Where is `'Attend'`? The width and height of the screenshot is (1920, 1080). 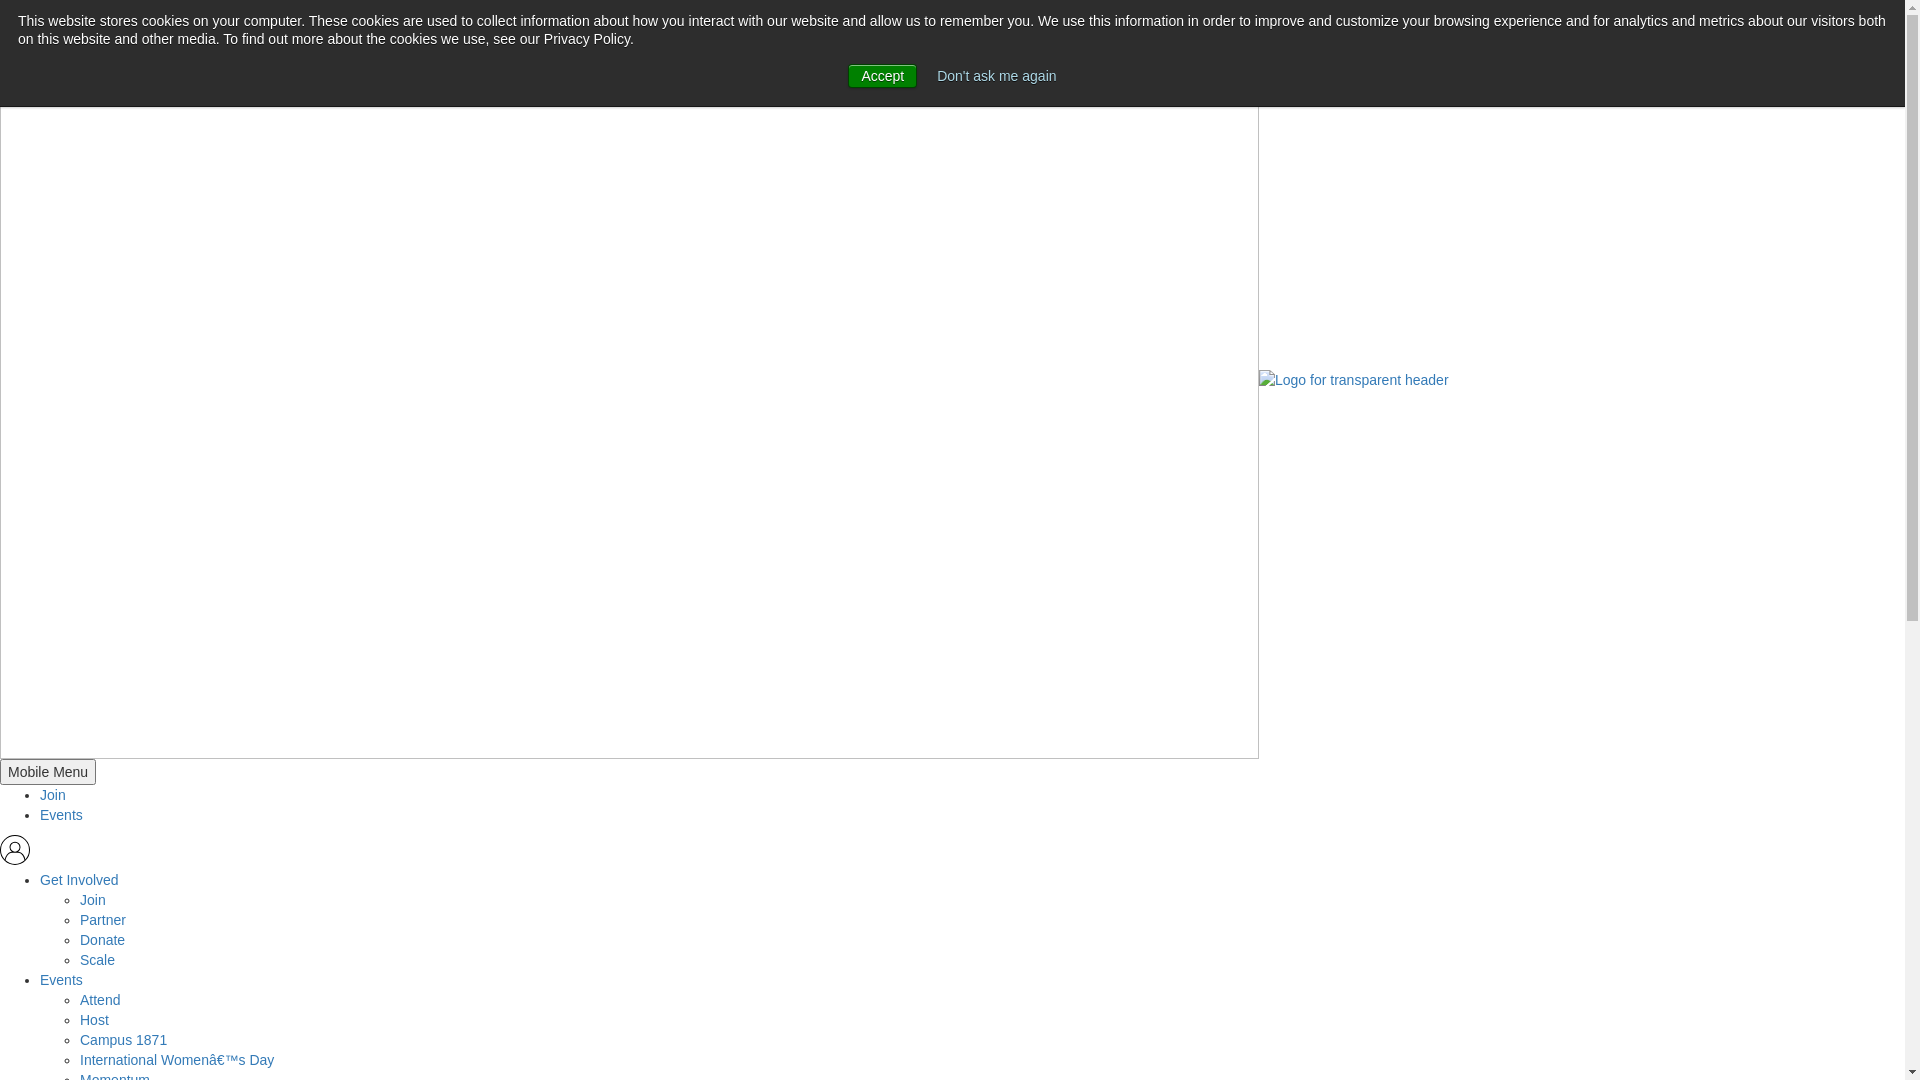
'Attend' is located at coordinates (99, 999).